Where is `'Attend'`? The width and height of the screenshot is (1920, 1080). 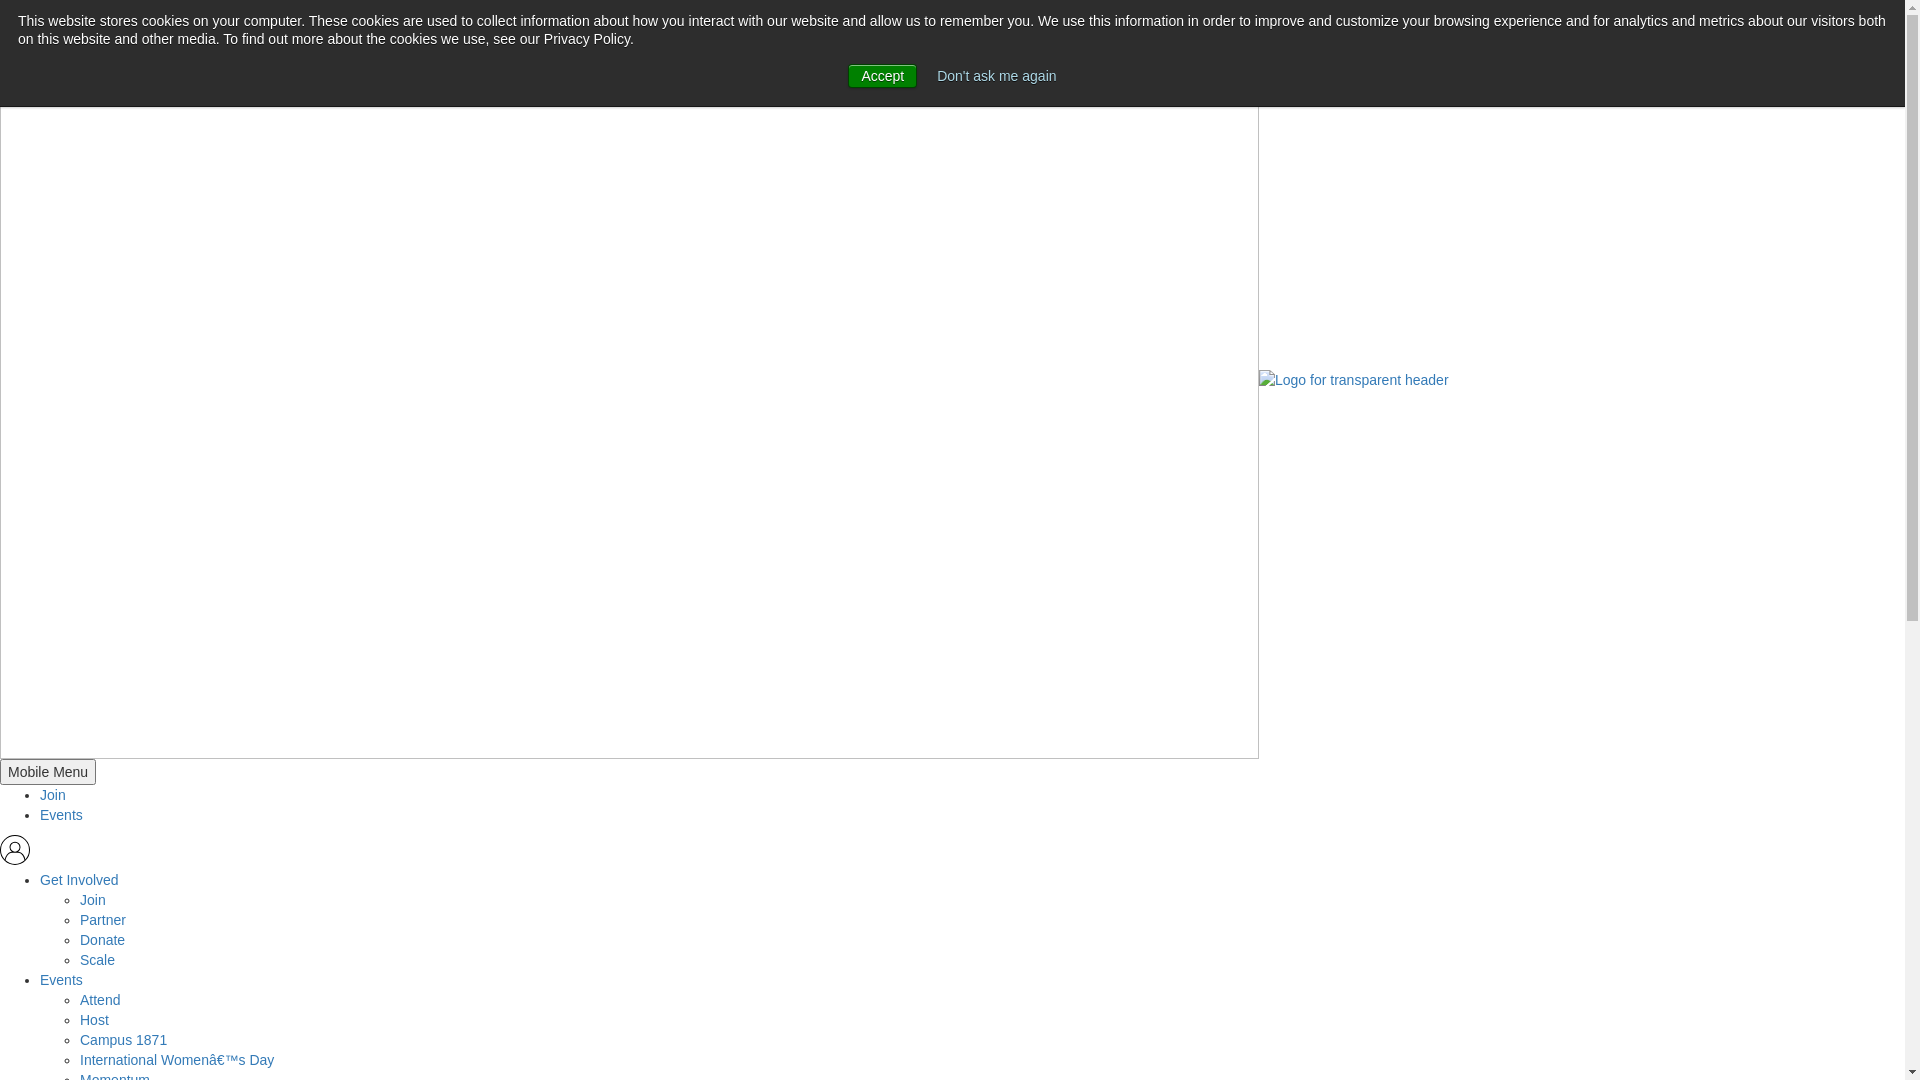
'Attend' is located at coordinates (99, 999).